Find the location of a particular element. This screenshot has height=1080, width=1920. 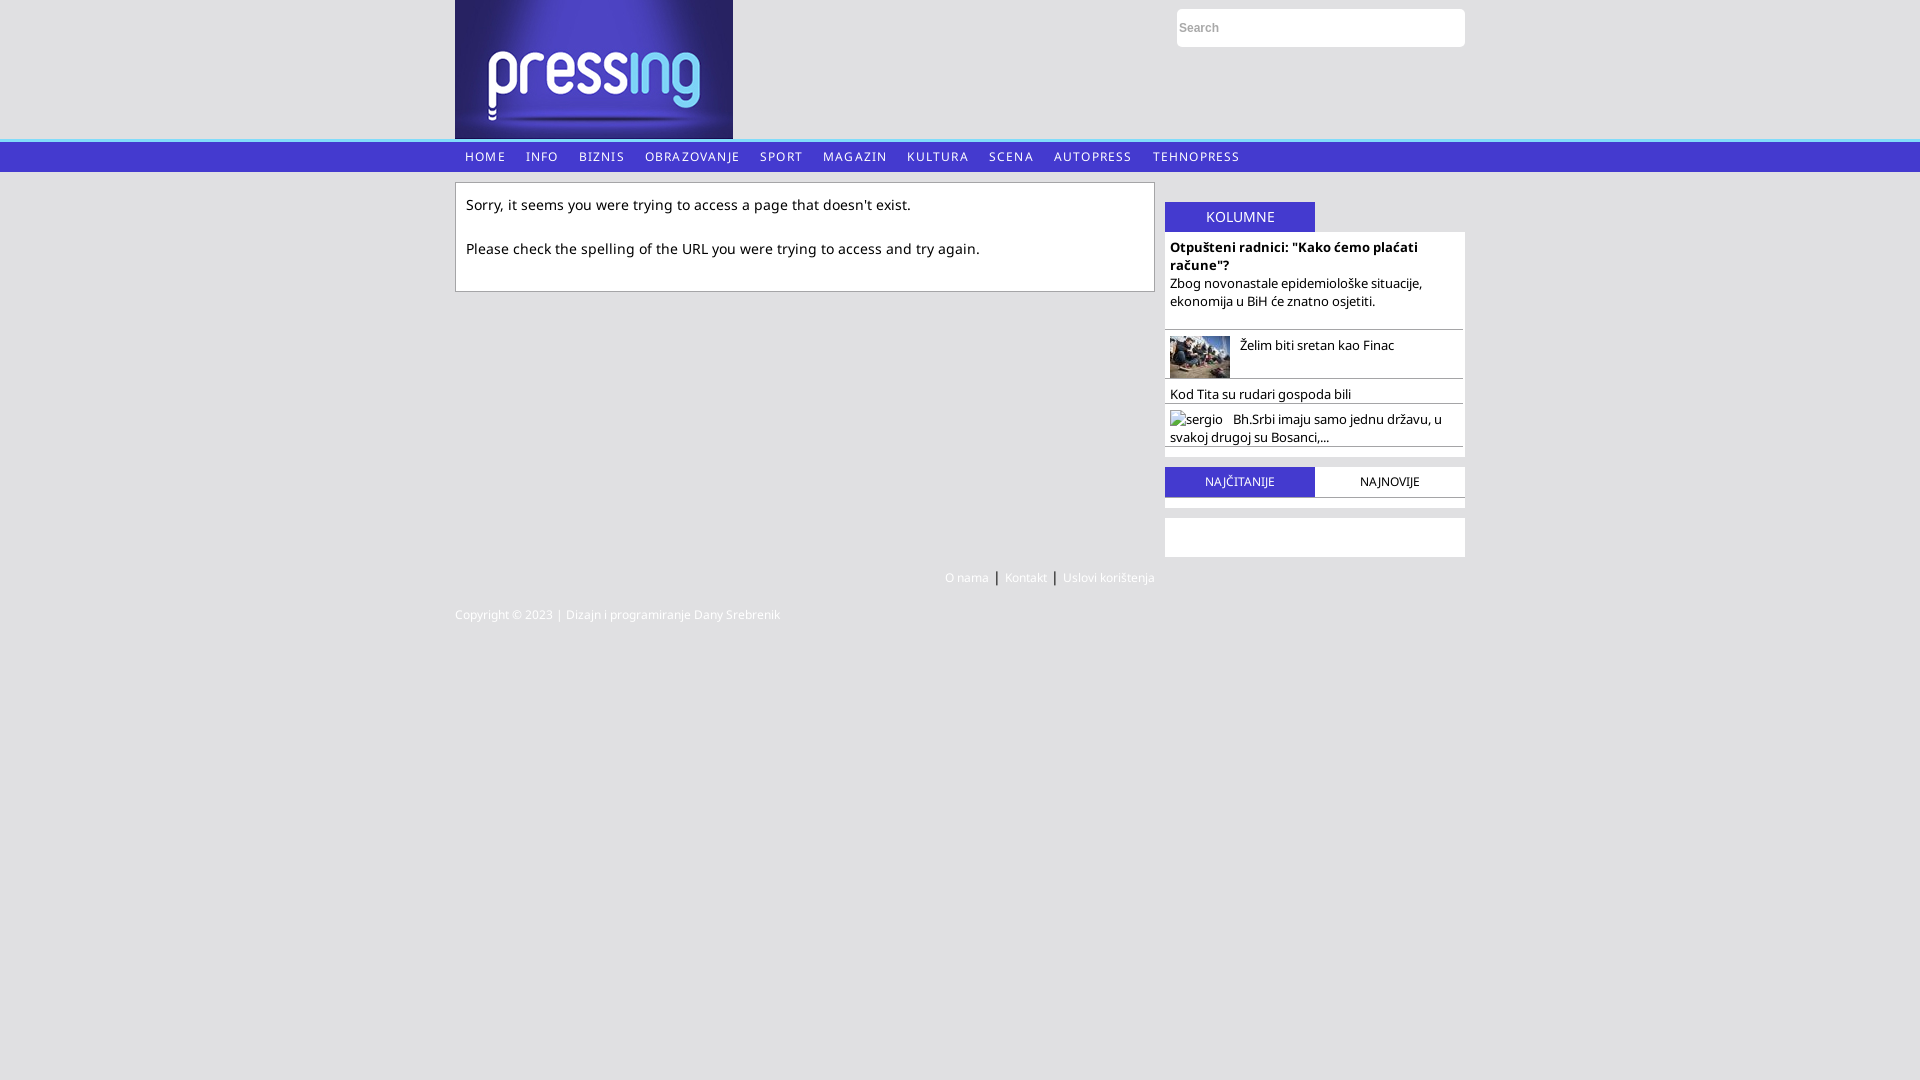

'O nama' is located at coordinates (966, 577).